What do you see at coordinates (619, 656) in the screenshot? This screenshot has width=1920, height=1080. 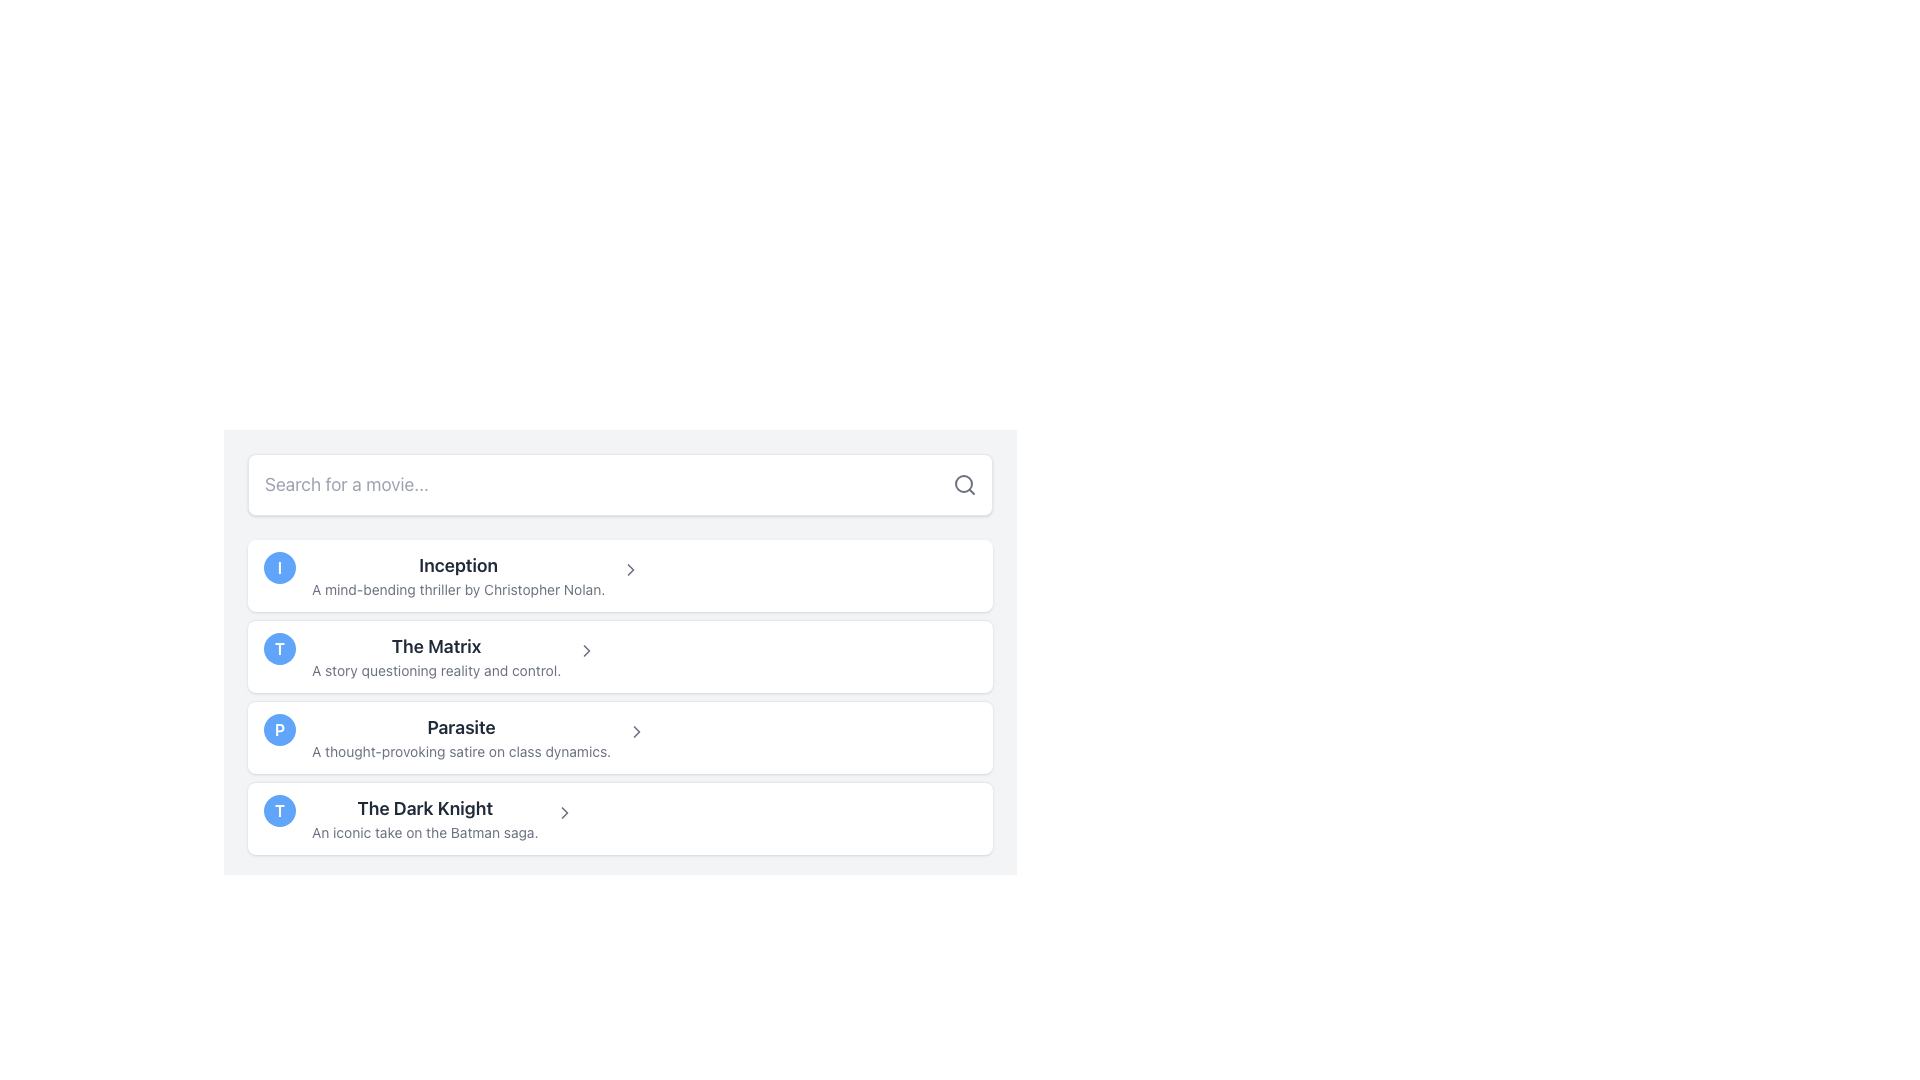 I see `the List item titled 'The Matrix'` at bounding box center [619, 656].